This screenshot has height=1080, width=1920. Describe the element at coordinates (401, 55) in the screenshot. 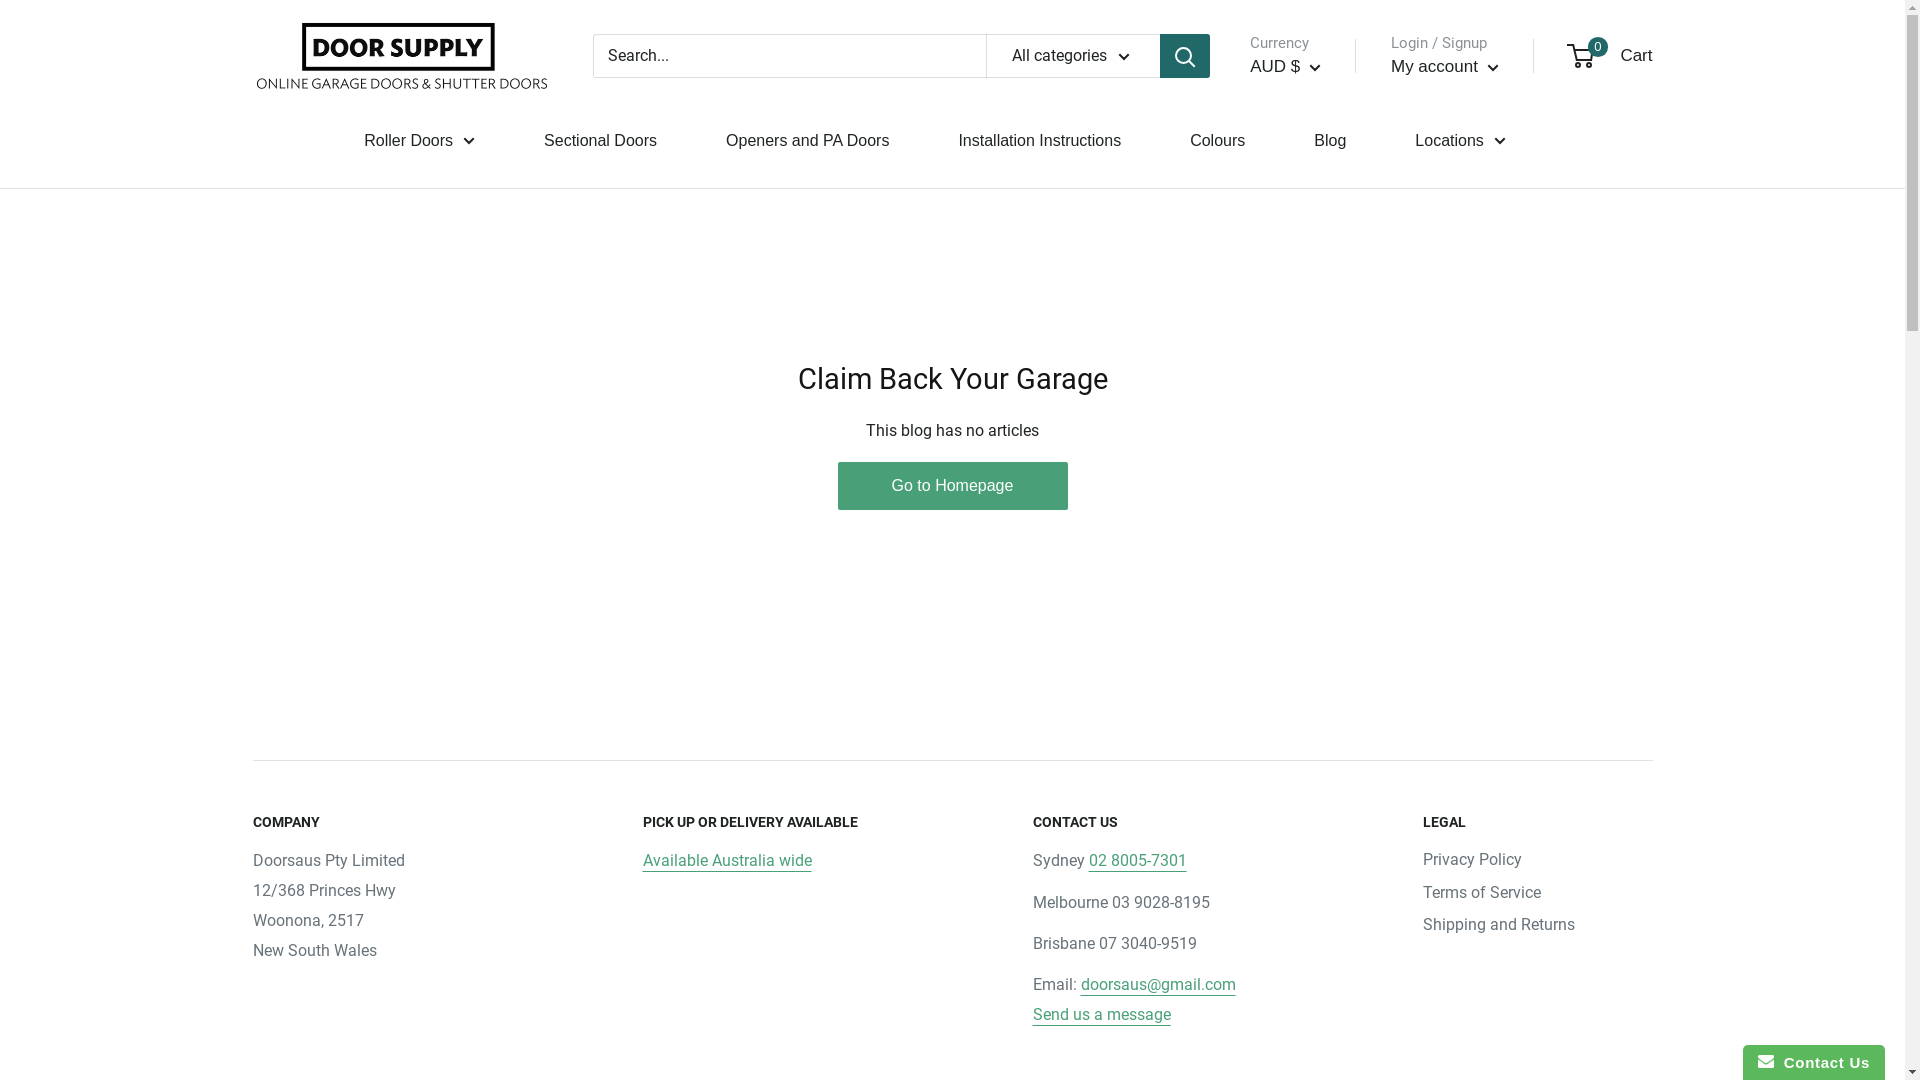

I see `'Door Supply'` at that location.